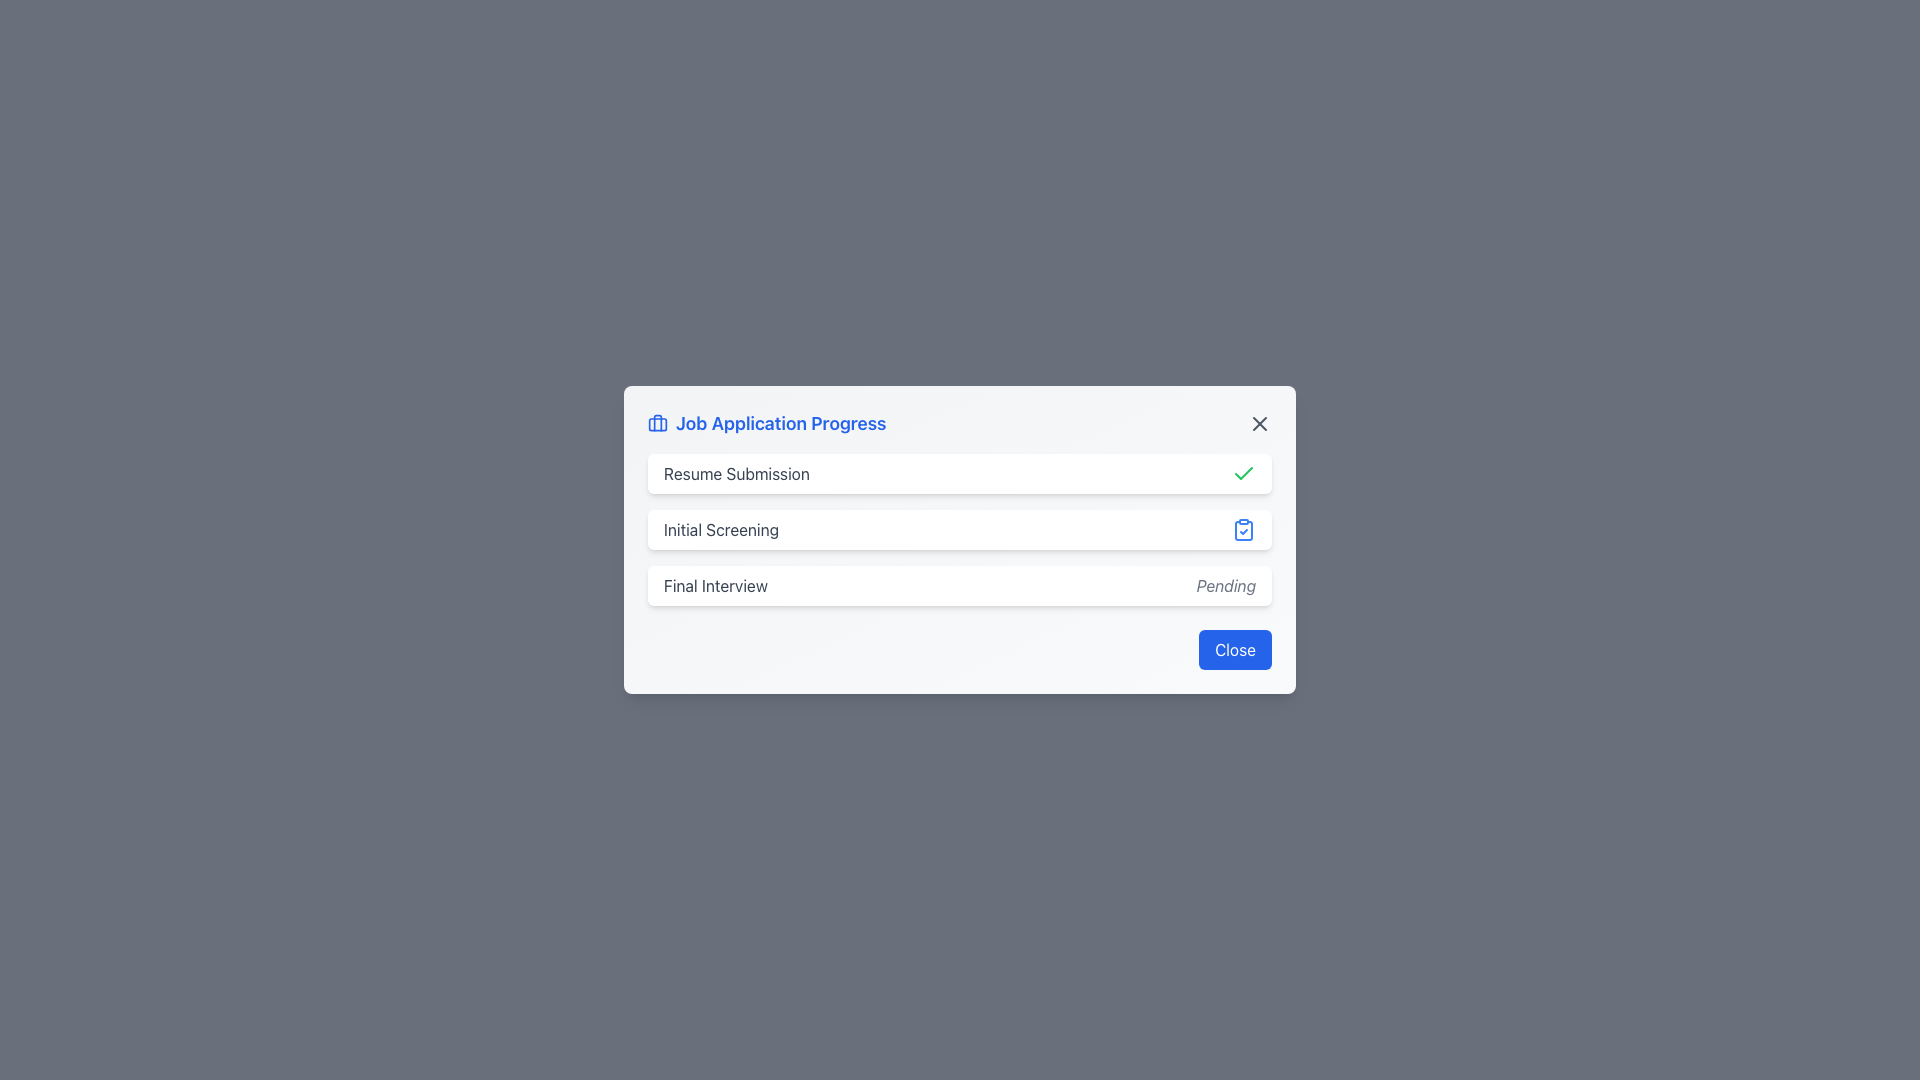 The image size is (1920, 1080). I want to click on the 'Final Interview' text label indicating the job application process stage, so click(715, 585).